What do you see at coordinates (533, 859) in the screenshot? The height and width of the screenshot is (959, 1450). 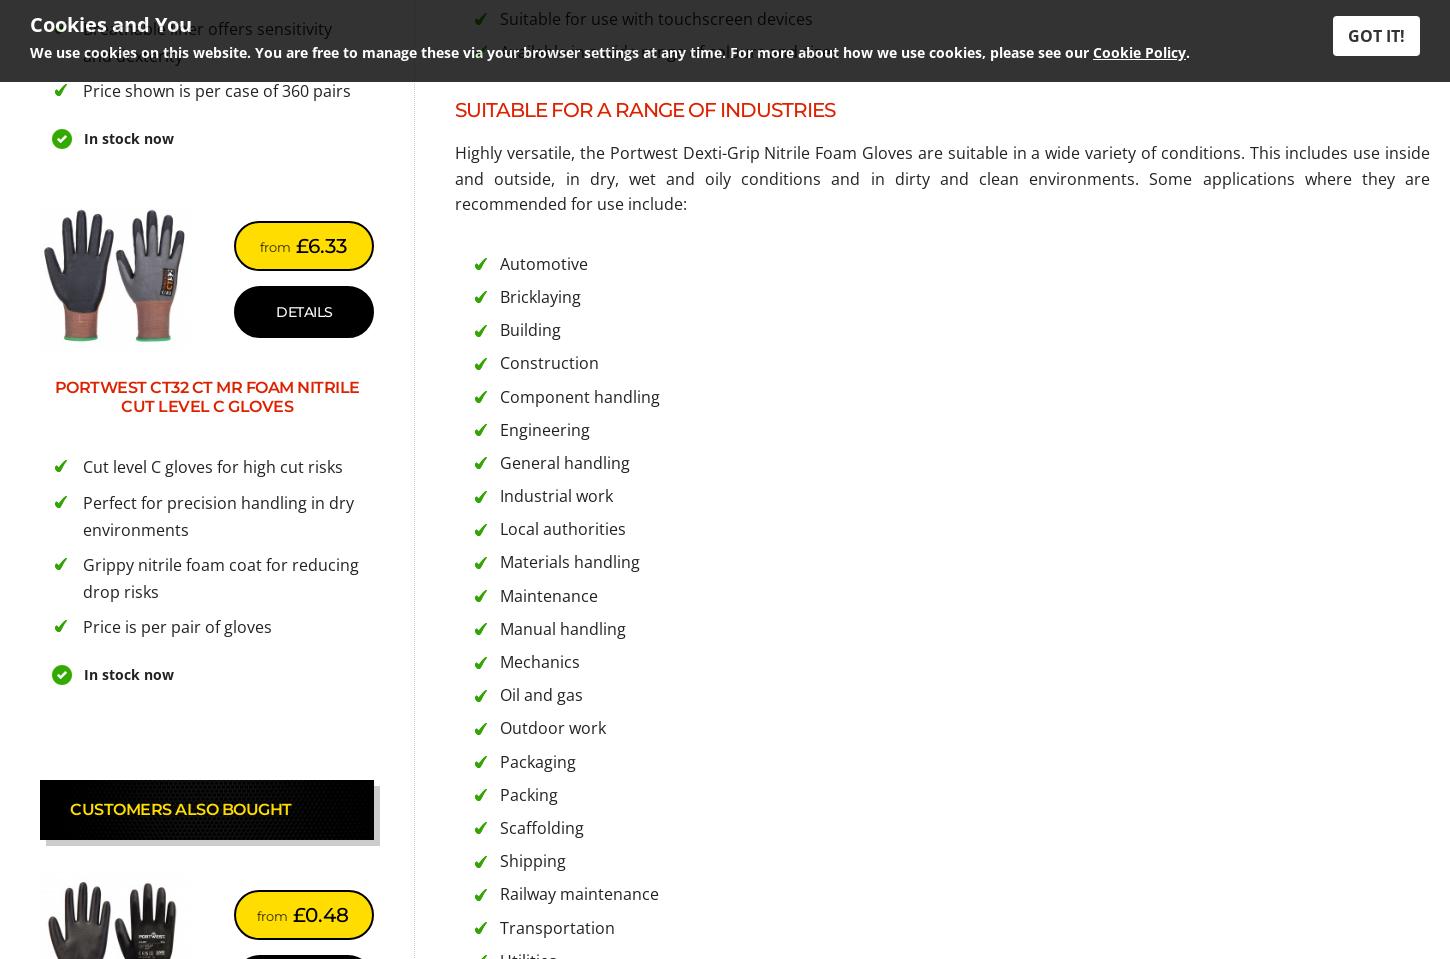 I see `'Shipping'` at bounding box center [533, 859].